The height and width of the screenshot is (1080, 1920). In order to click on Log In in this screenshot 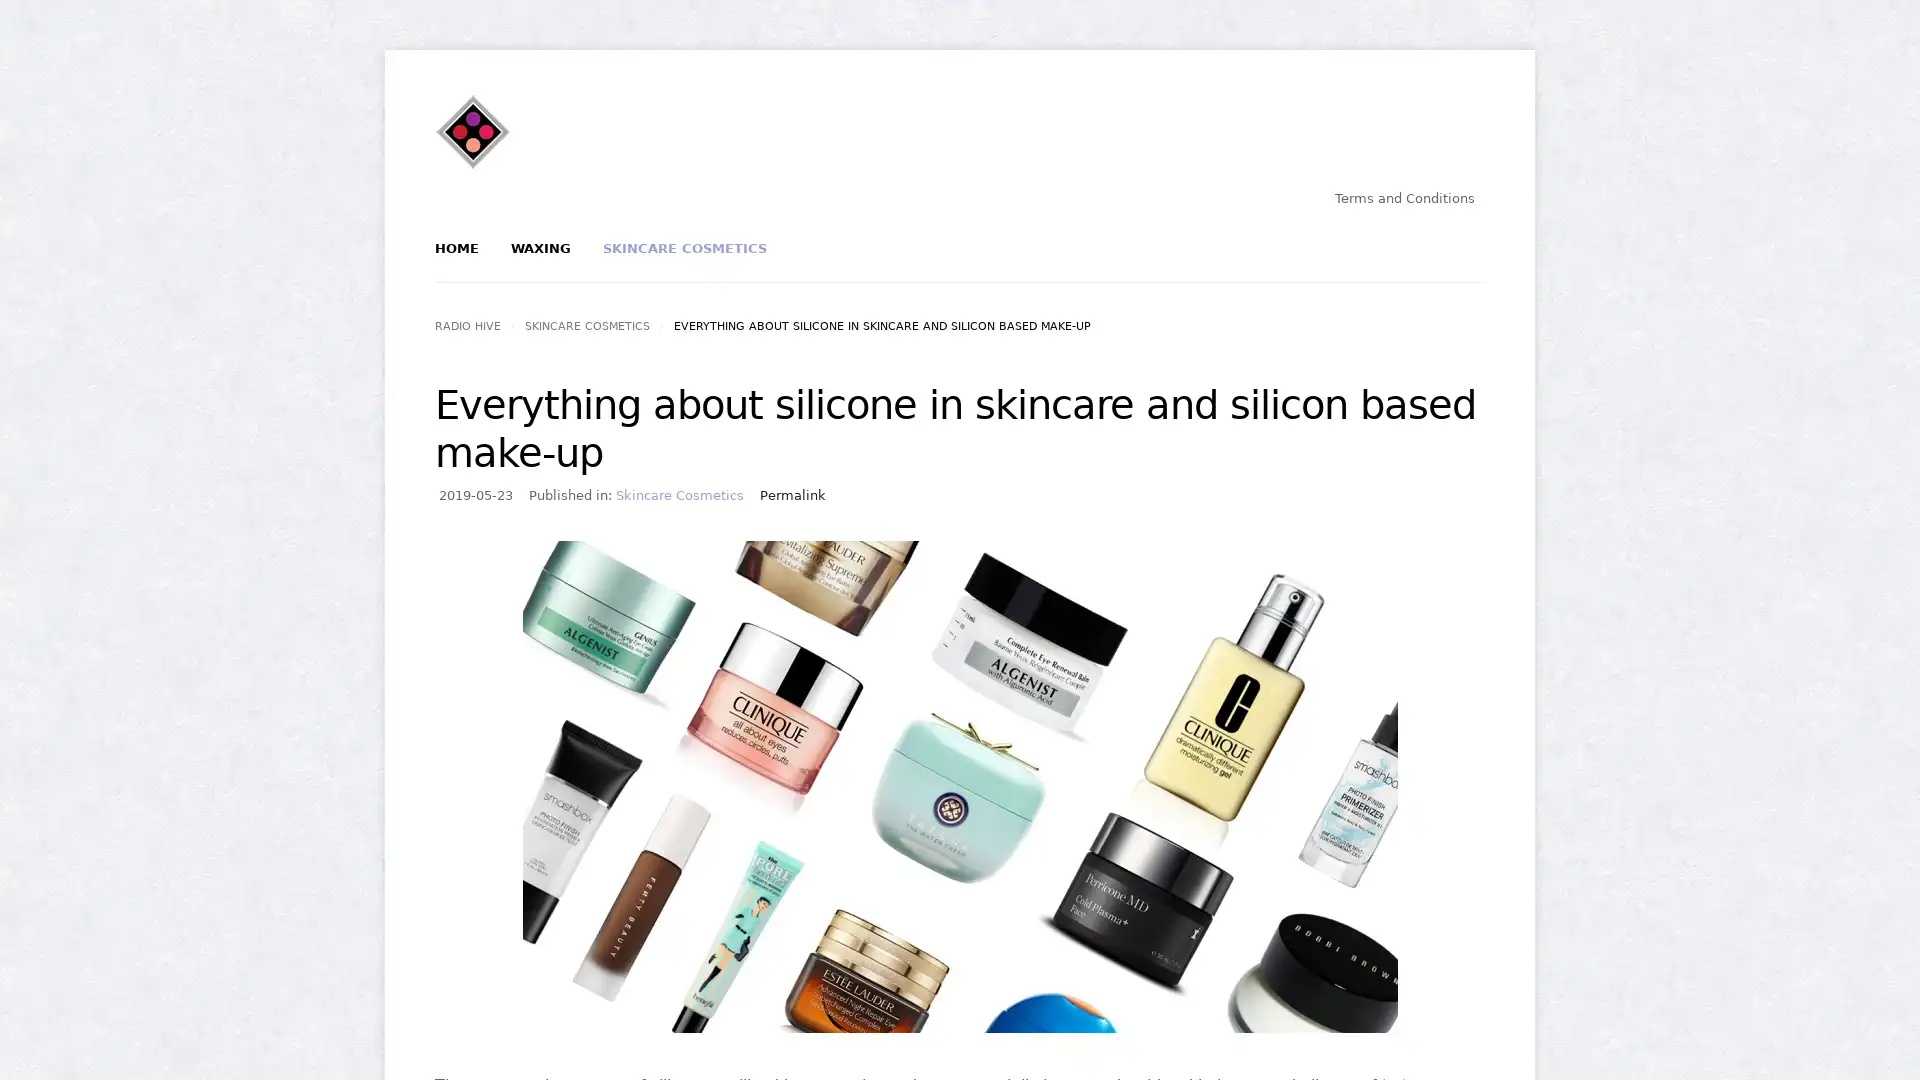, I will do `click(889, 337)`.